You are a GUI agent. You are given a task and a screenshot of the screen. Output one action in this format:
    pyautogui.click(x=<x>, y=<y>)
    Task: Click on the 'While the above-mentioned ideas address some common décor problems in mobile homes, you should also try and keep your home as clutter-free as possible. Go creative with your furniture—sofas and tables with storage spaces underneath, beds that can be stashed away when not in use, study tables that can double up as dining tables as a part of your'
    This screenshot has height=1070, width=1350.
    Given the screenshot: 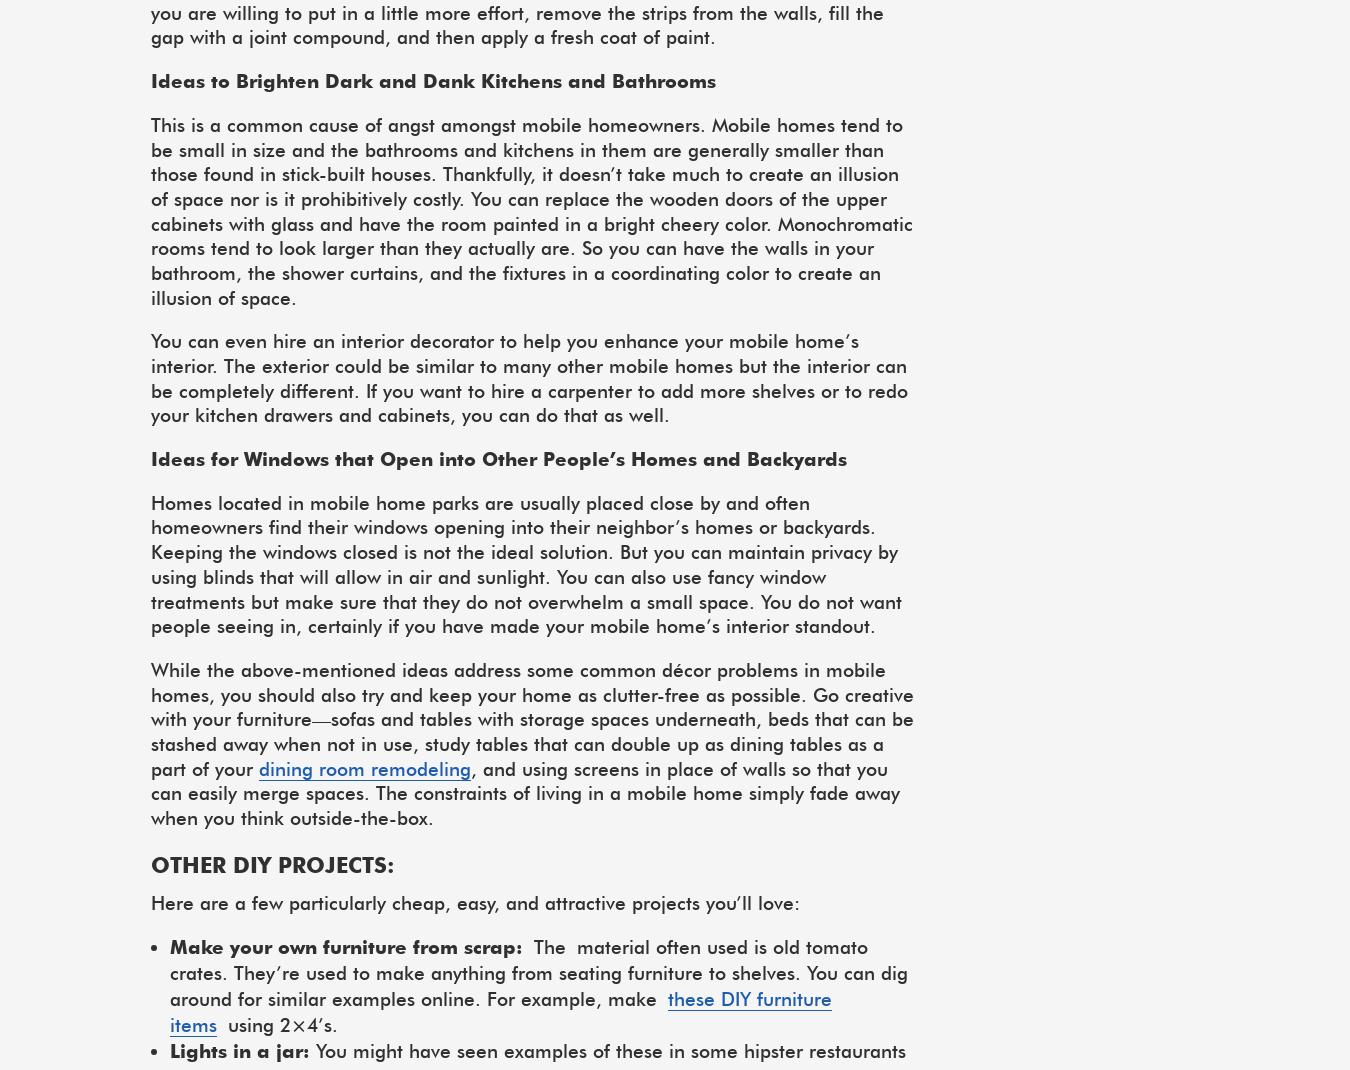 What is the action you would take?
    pyautogui.click(x=531, y=717)
    